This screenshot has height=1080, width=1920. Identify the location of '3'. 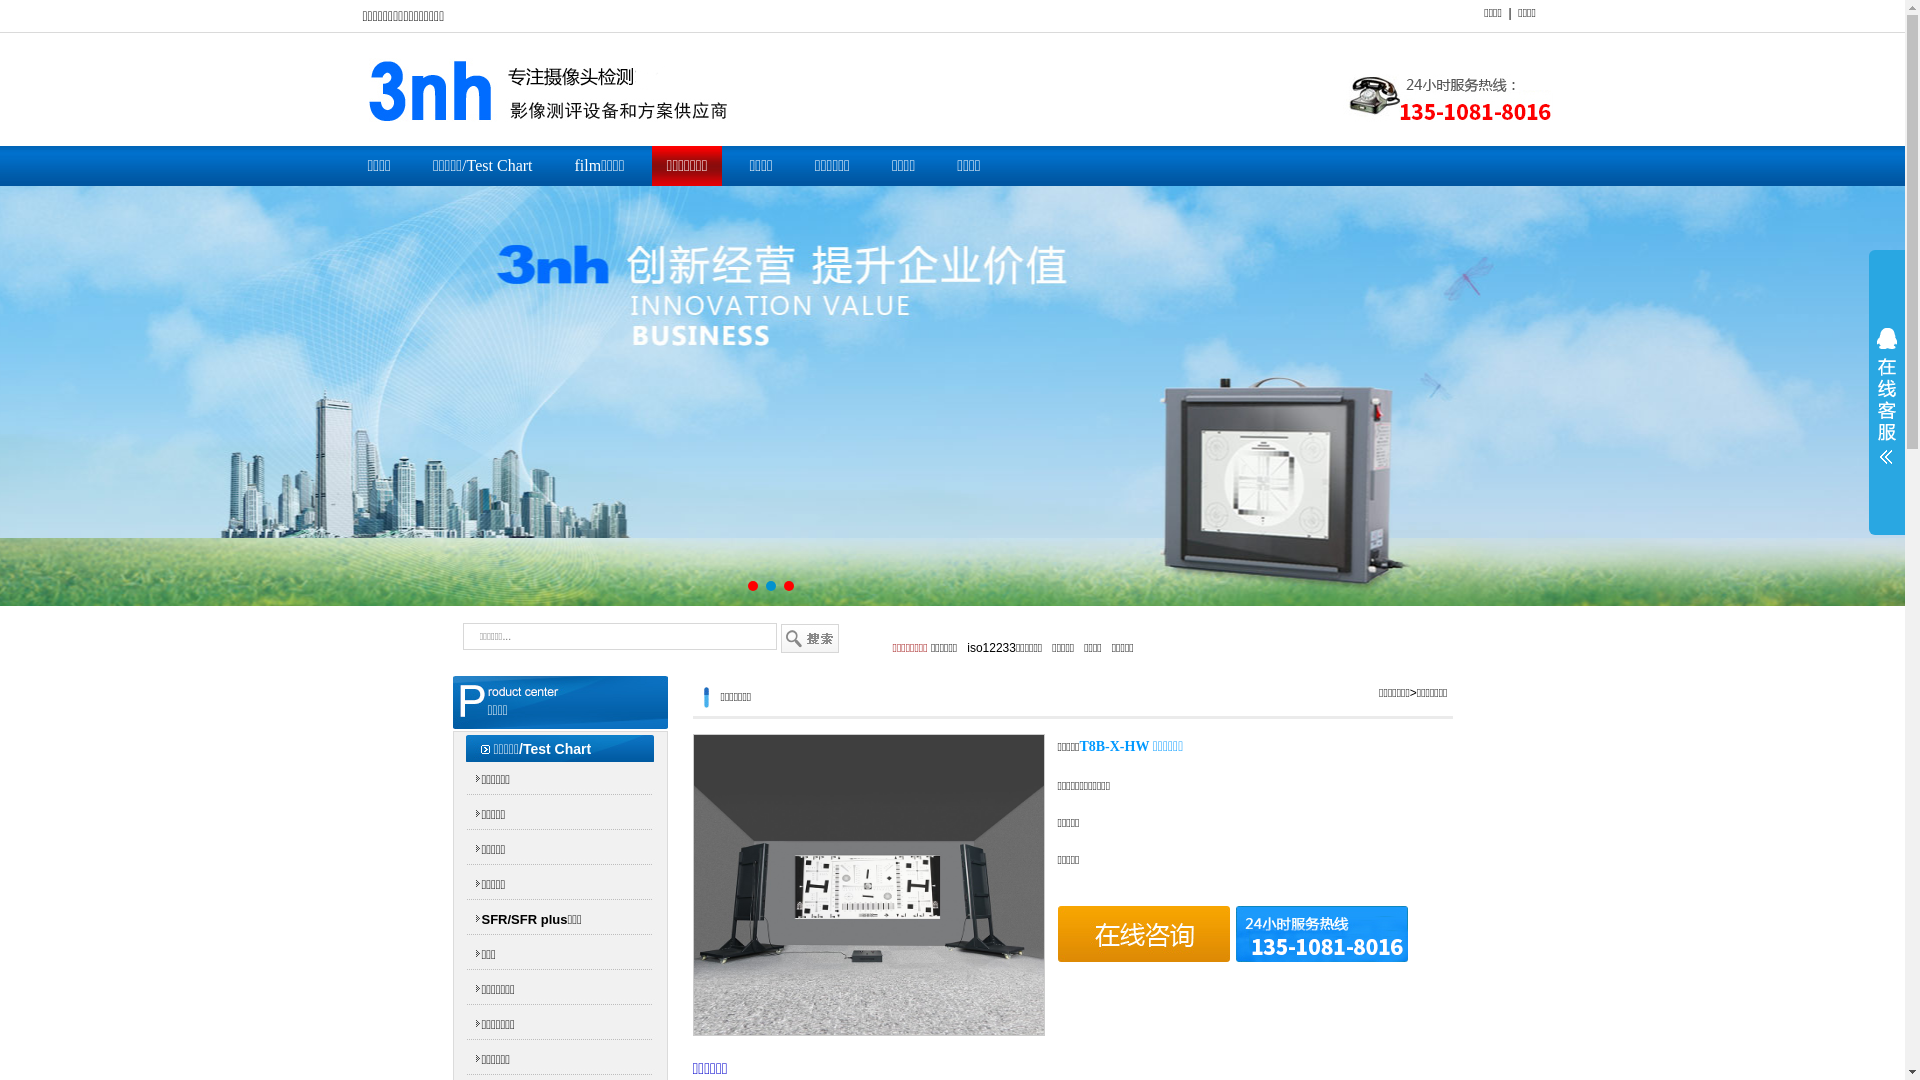
(787, 585).